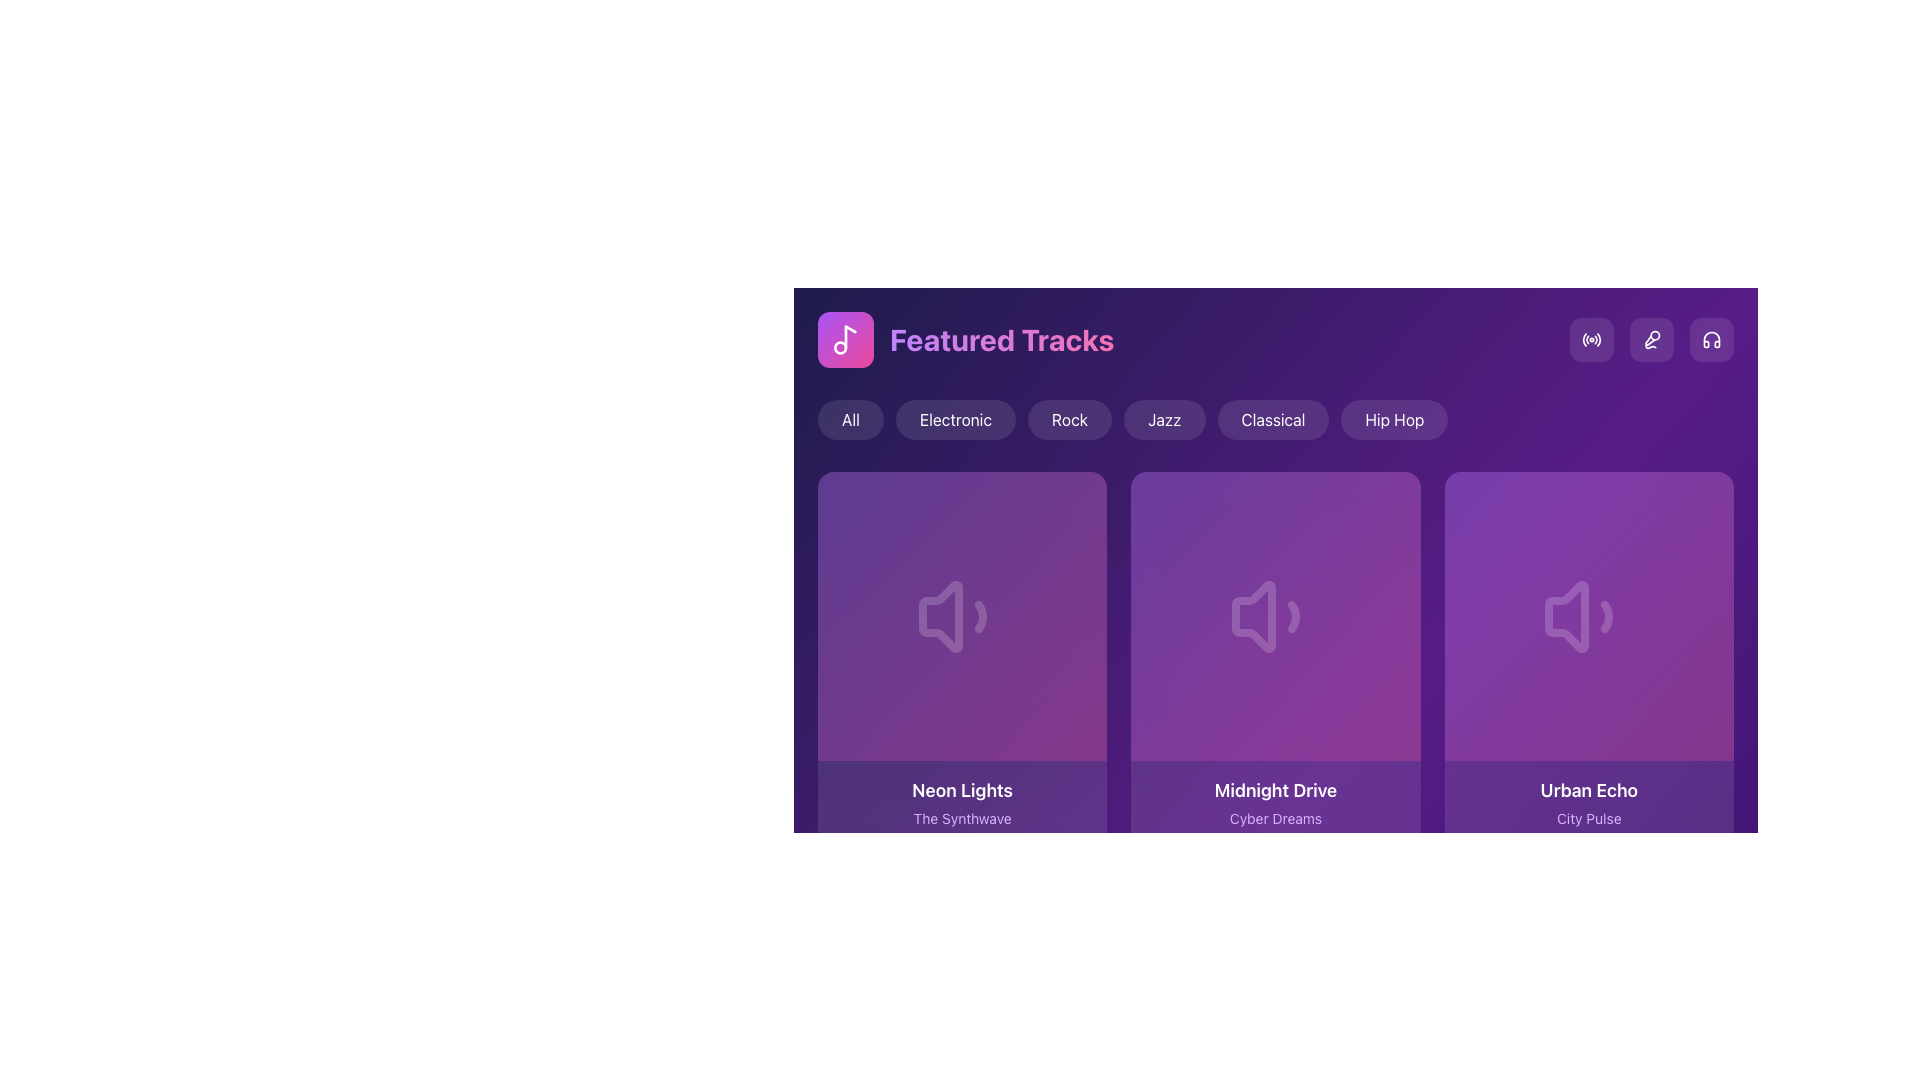  Describe the element at coordinates (962, 821) in the screenshot. I see `the Text display component that shows the title and subtitle of a media item located in the bottom section of a card layout, specifically in the first column from the left` at that location.